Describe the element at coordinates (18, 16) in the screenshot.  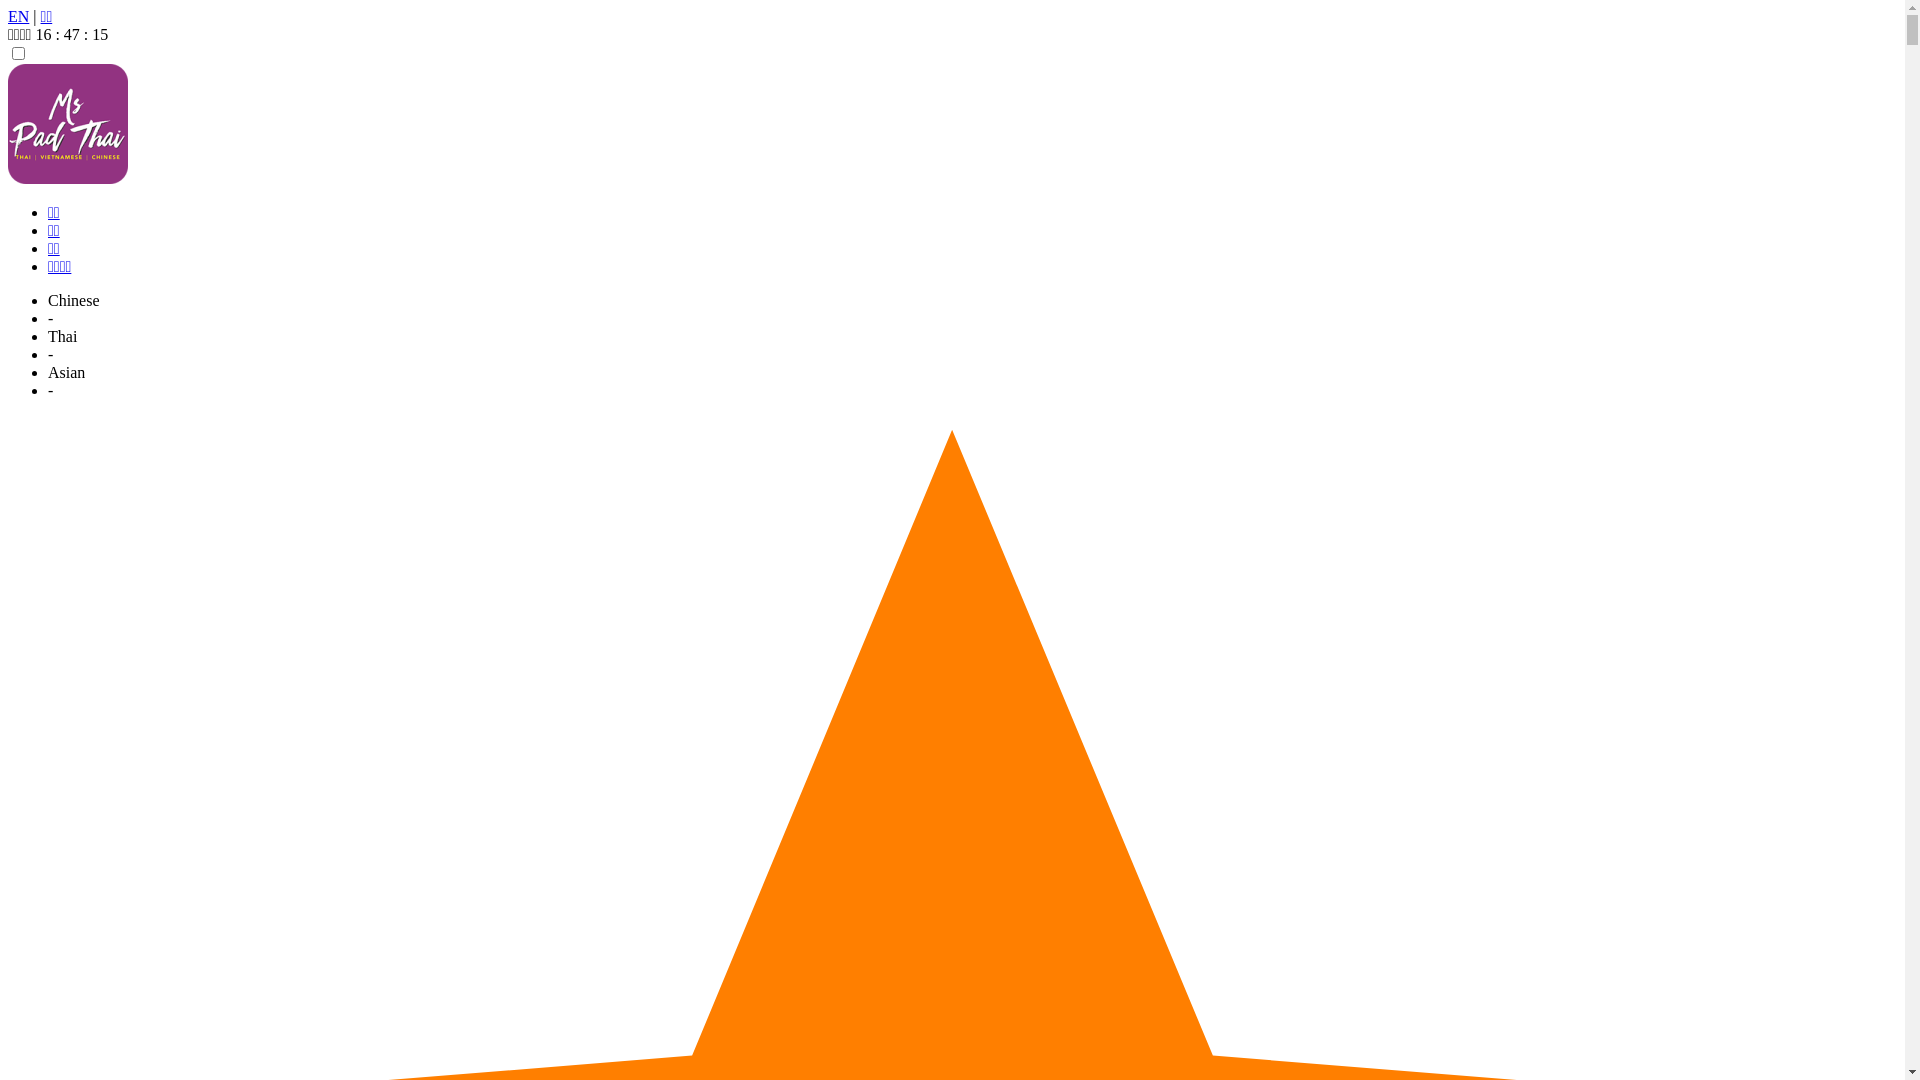
I see `'EN'` at that location.